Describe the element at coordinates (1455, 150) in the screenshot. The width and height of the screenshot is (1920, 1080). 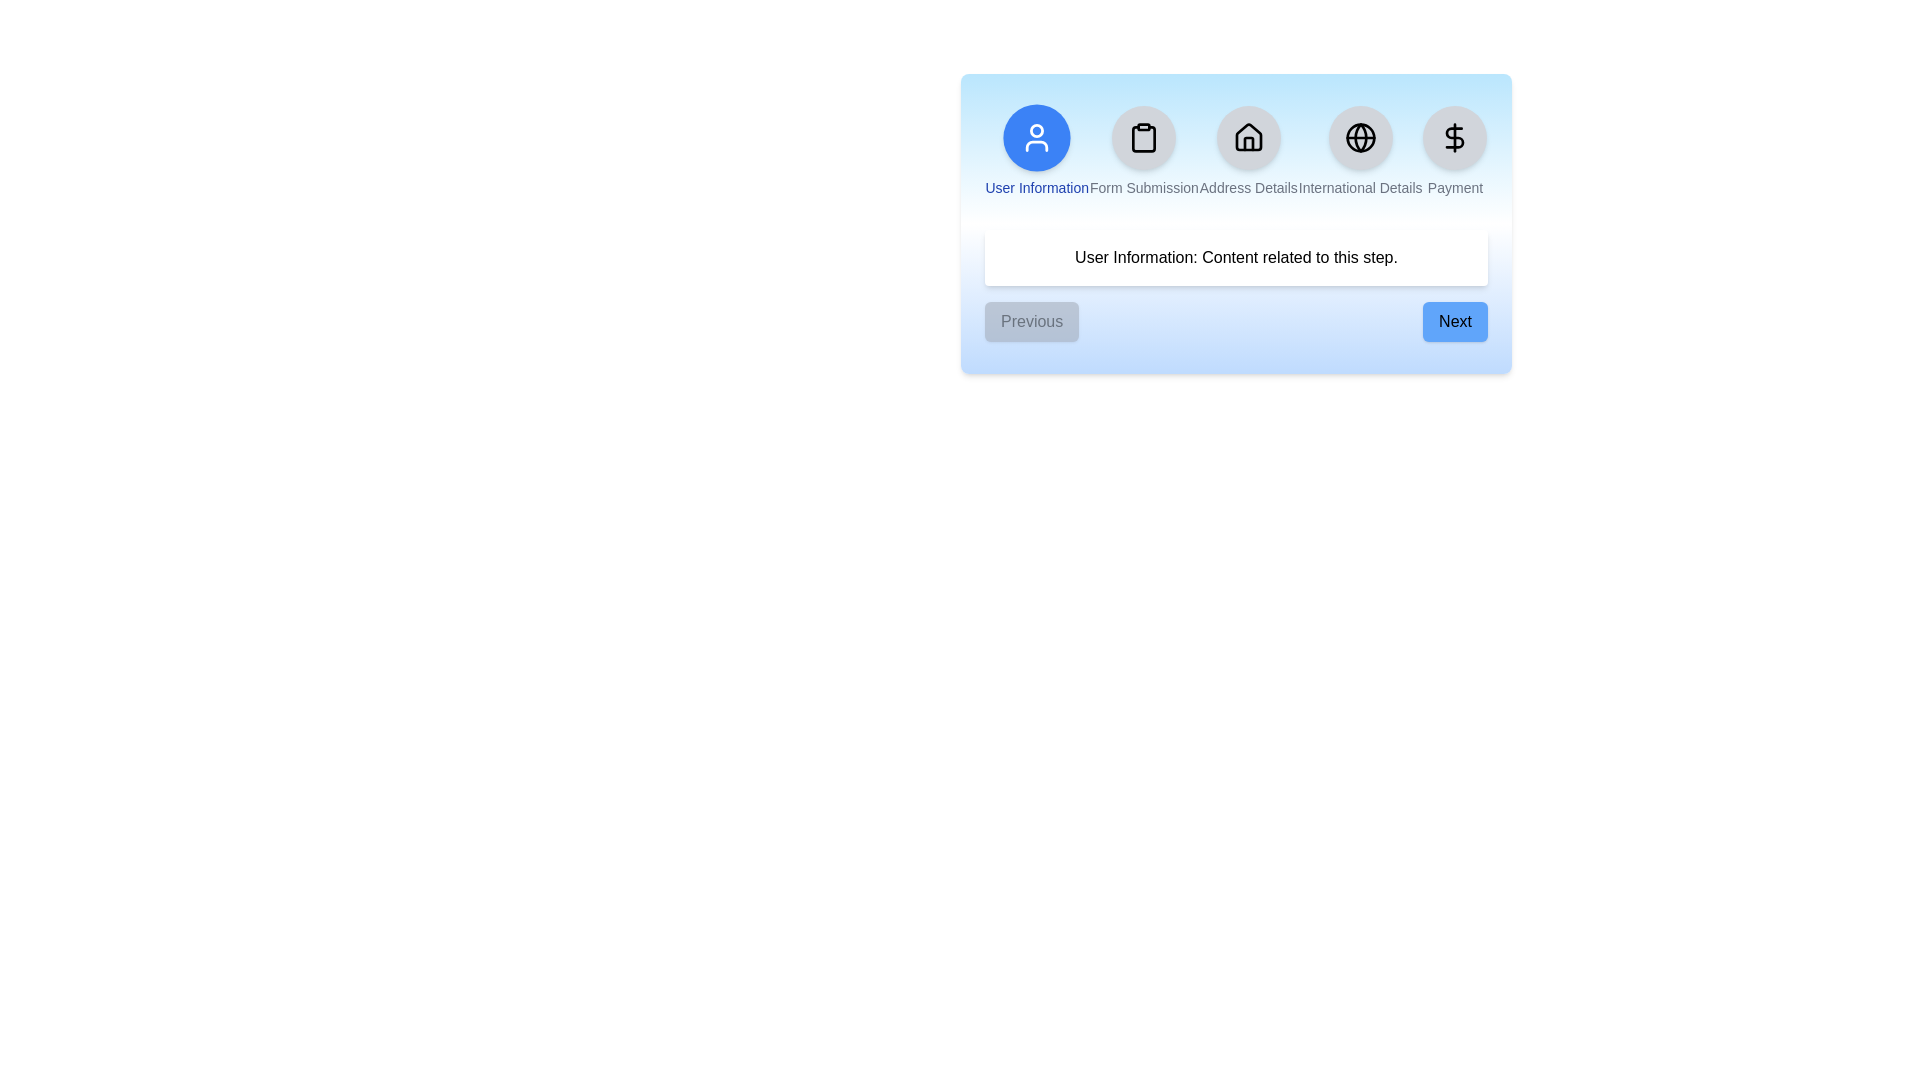
I see `the step indicator for Payment to navigate to that step` at that location.